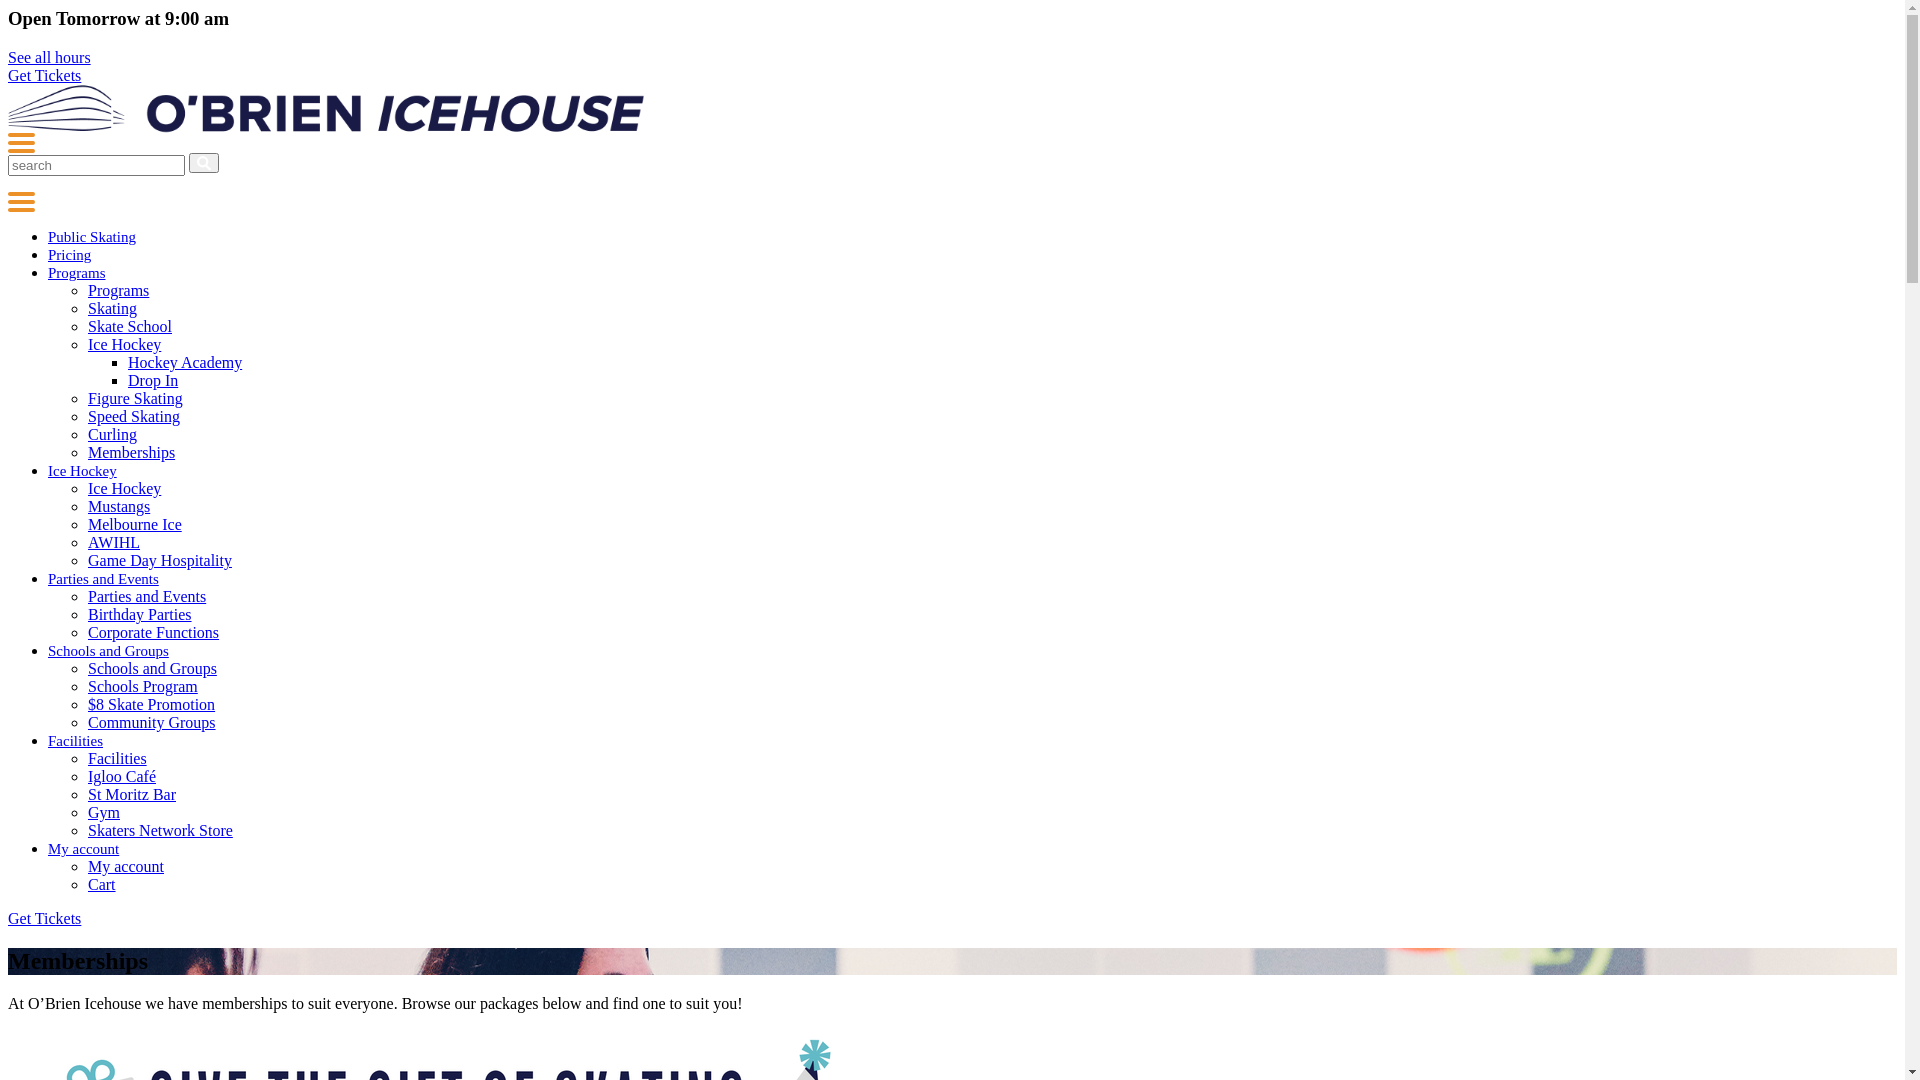 This screenshot has height=1080, width=1920. Describe the element at coordinates (185, 362) in the screenshot. I see `'Hockey Academy'` at that location.